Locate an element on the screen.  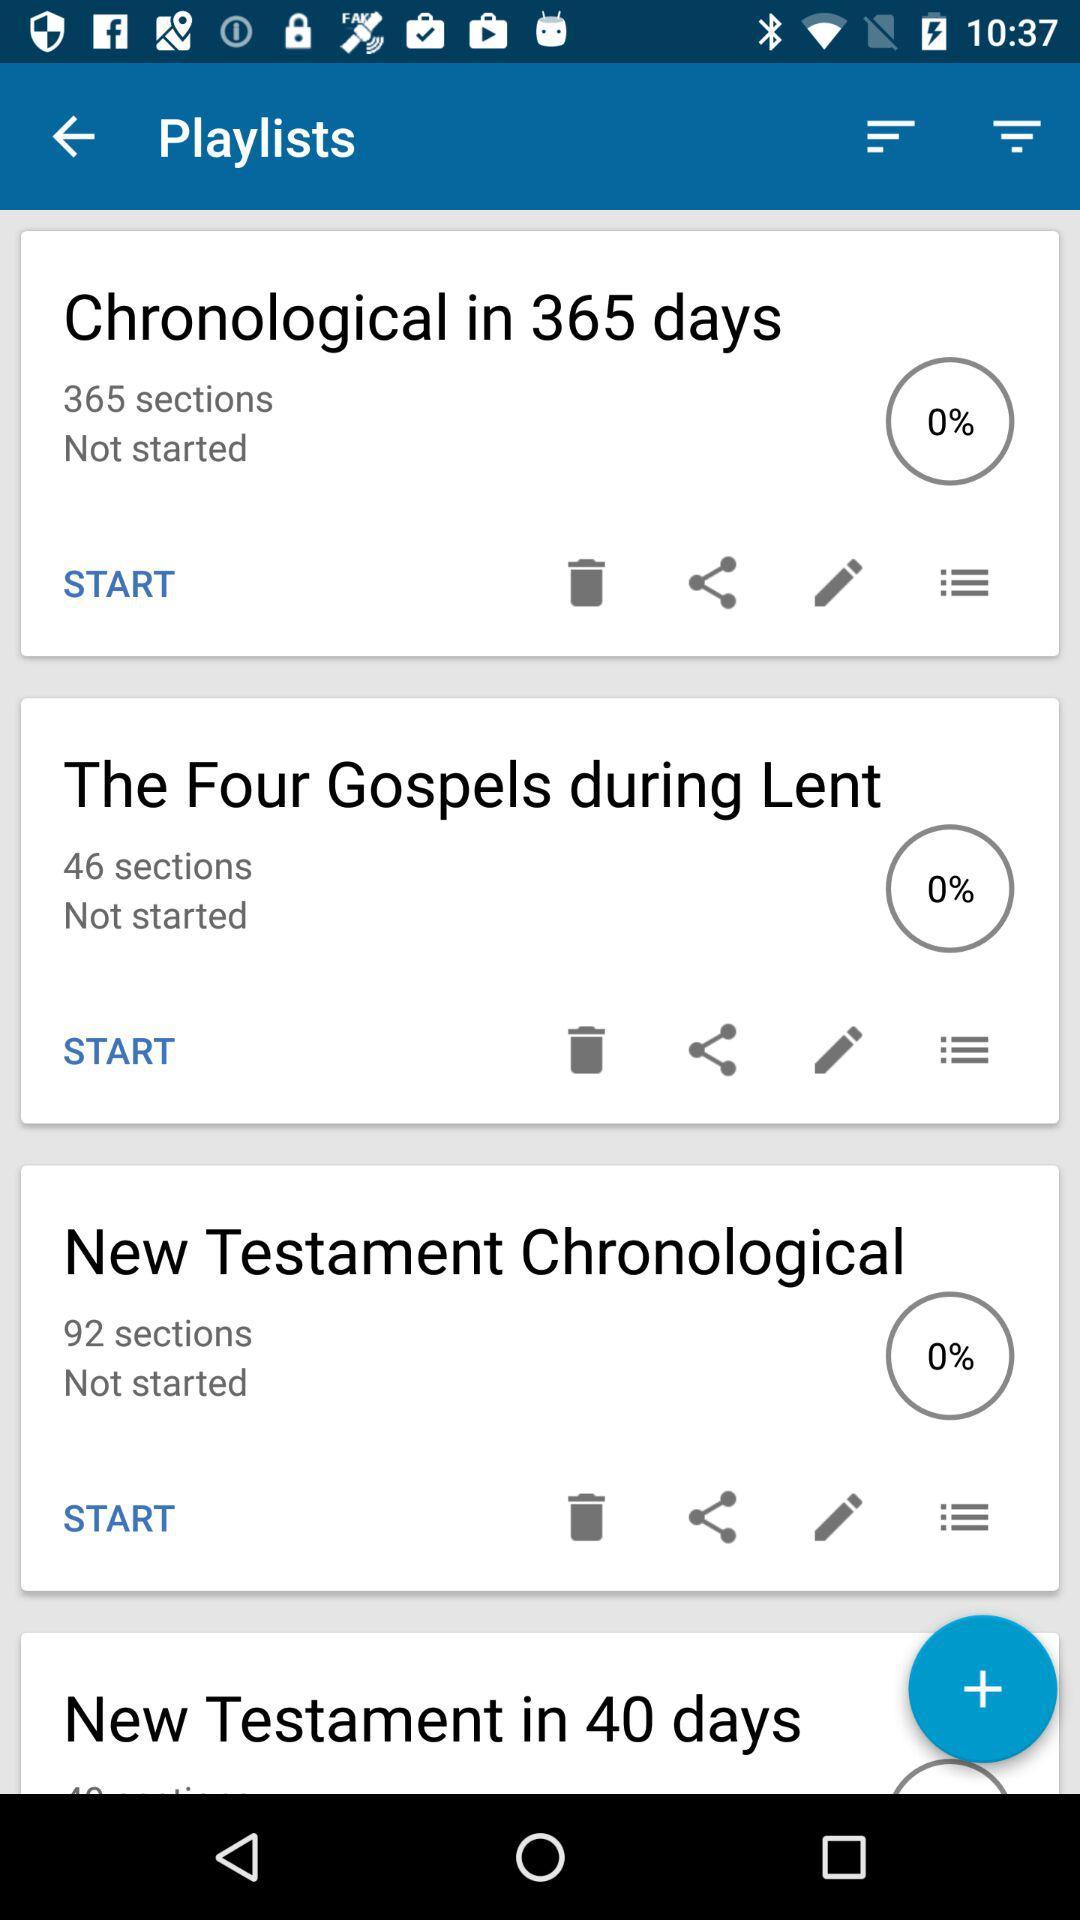
icon next to the playlists icon is located at coordinates (72, 135).